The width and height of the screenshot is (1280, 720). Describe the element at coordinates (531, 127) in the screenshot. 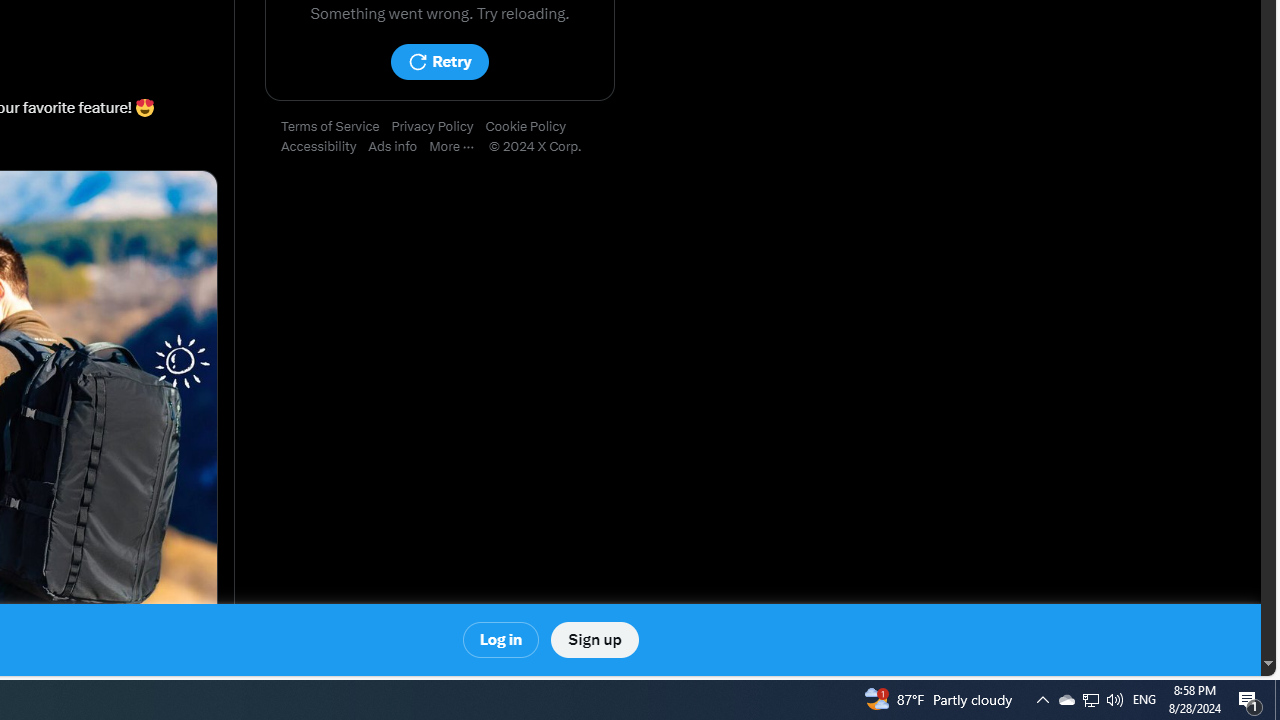

I see `'Cookie Policy'` at that location.